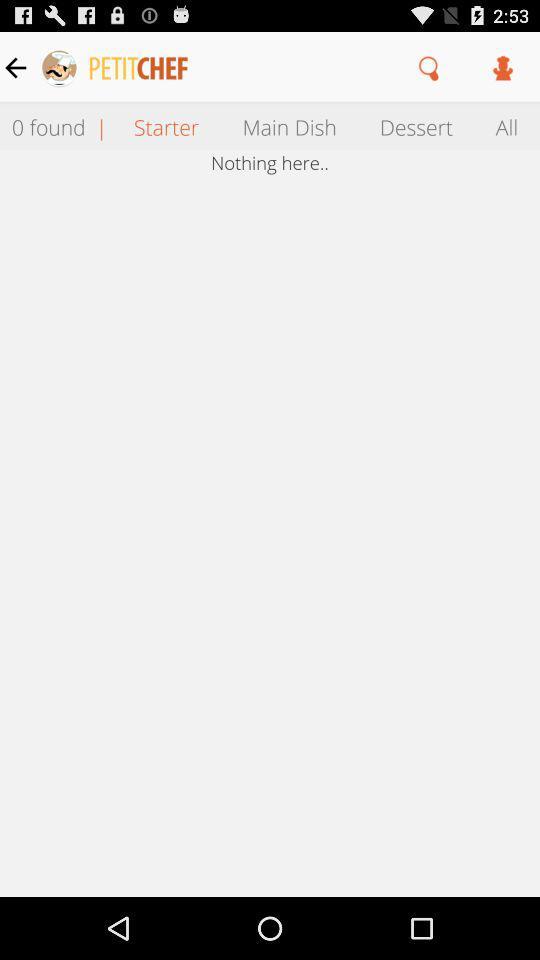  I want to click on the item above the dessert icon, so click(428, 67).